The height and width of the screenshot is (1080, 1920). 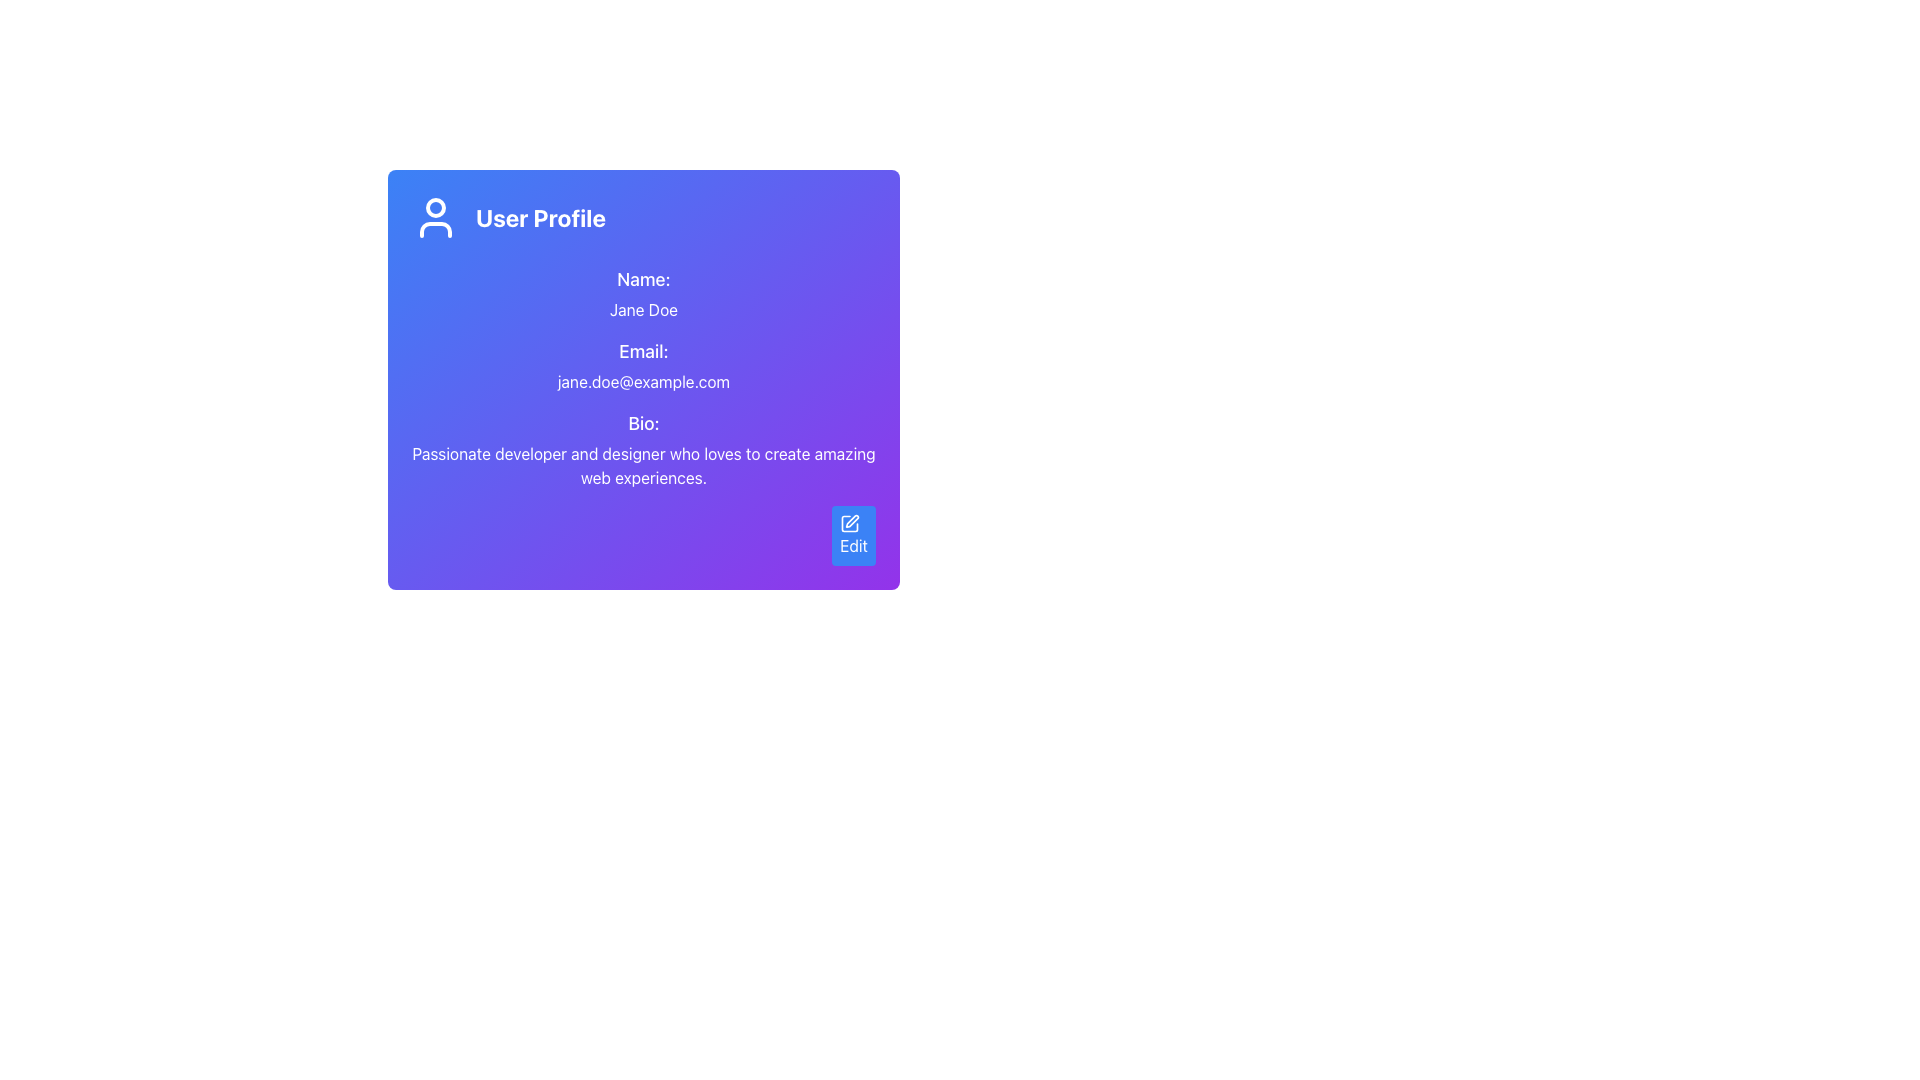 What do you see at coordinates (435, 218) in the screenshot?
I see `the user profile silhouette SVG icon with a blue background located to the left of the 'User Profile' title` at bounding box center [435, 218].